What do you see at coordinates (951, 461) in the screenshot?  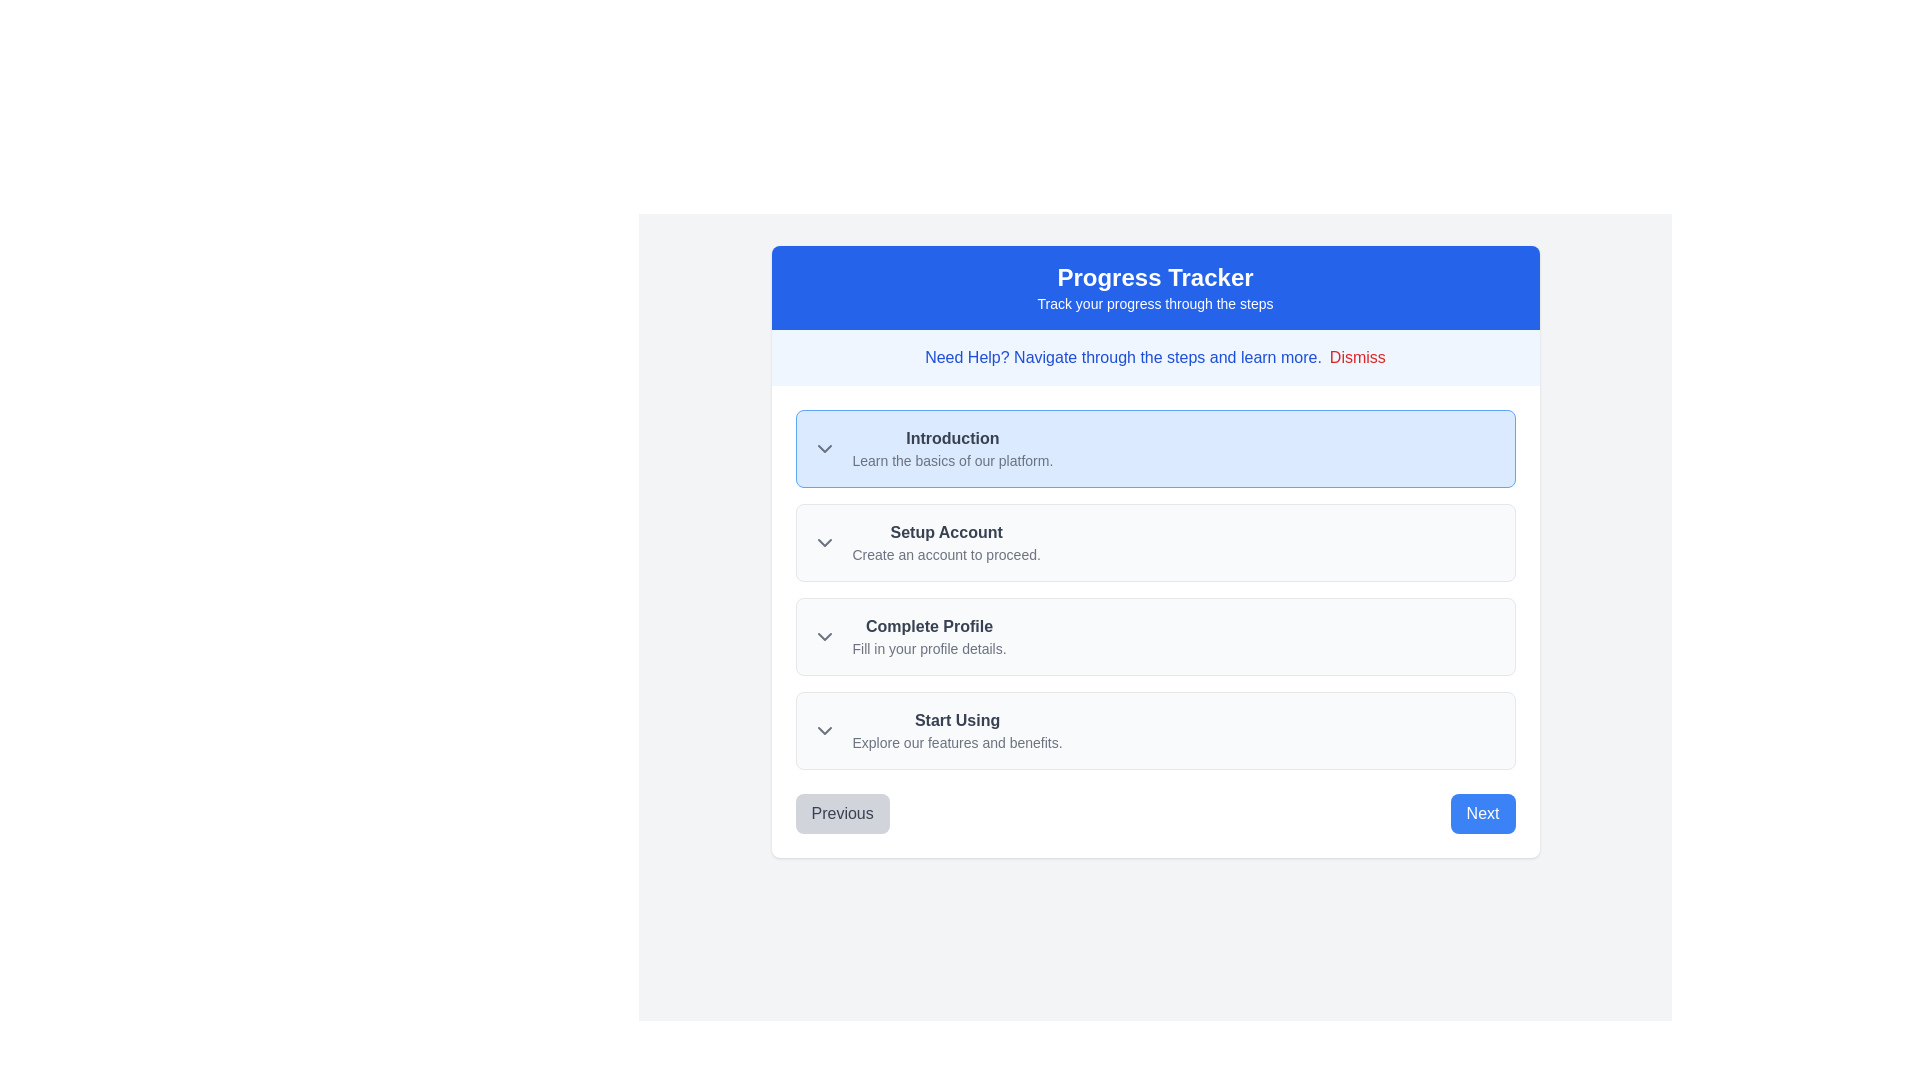 I see `the explanatory text element located directly under the bold 'Introduction' label in the upper left quadrant of the layout` at bounding box center [951, 461].